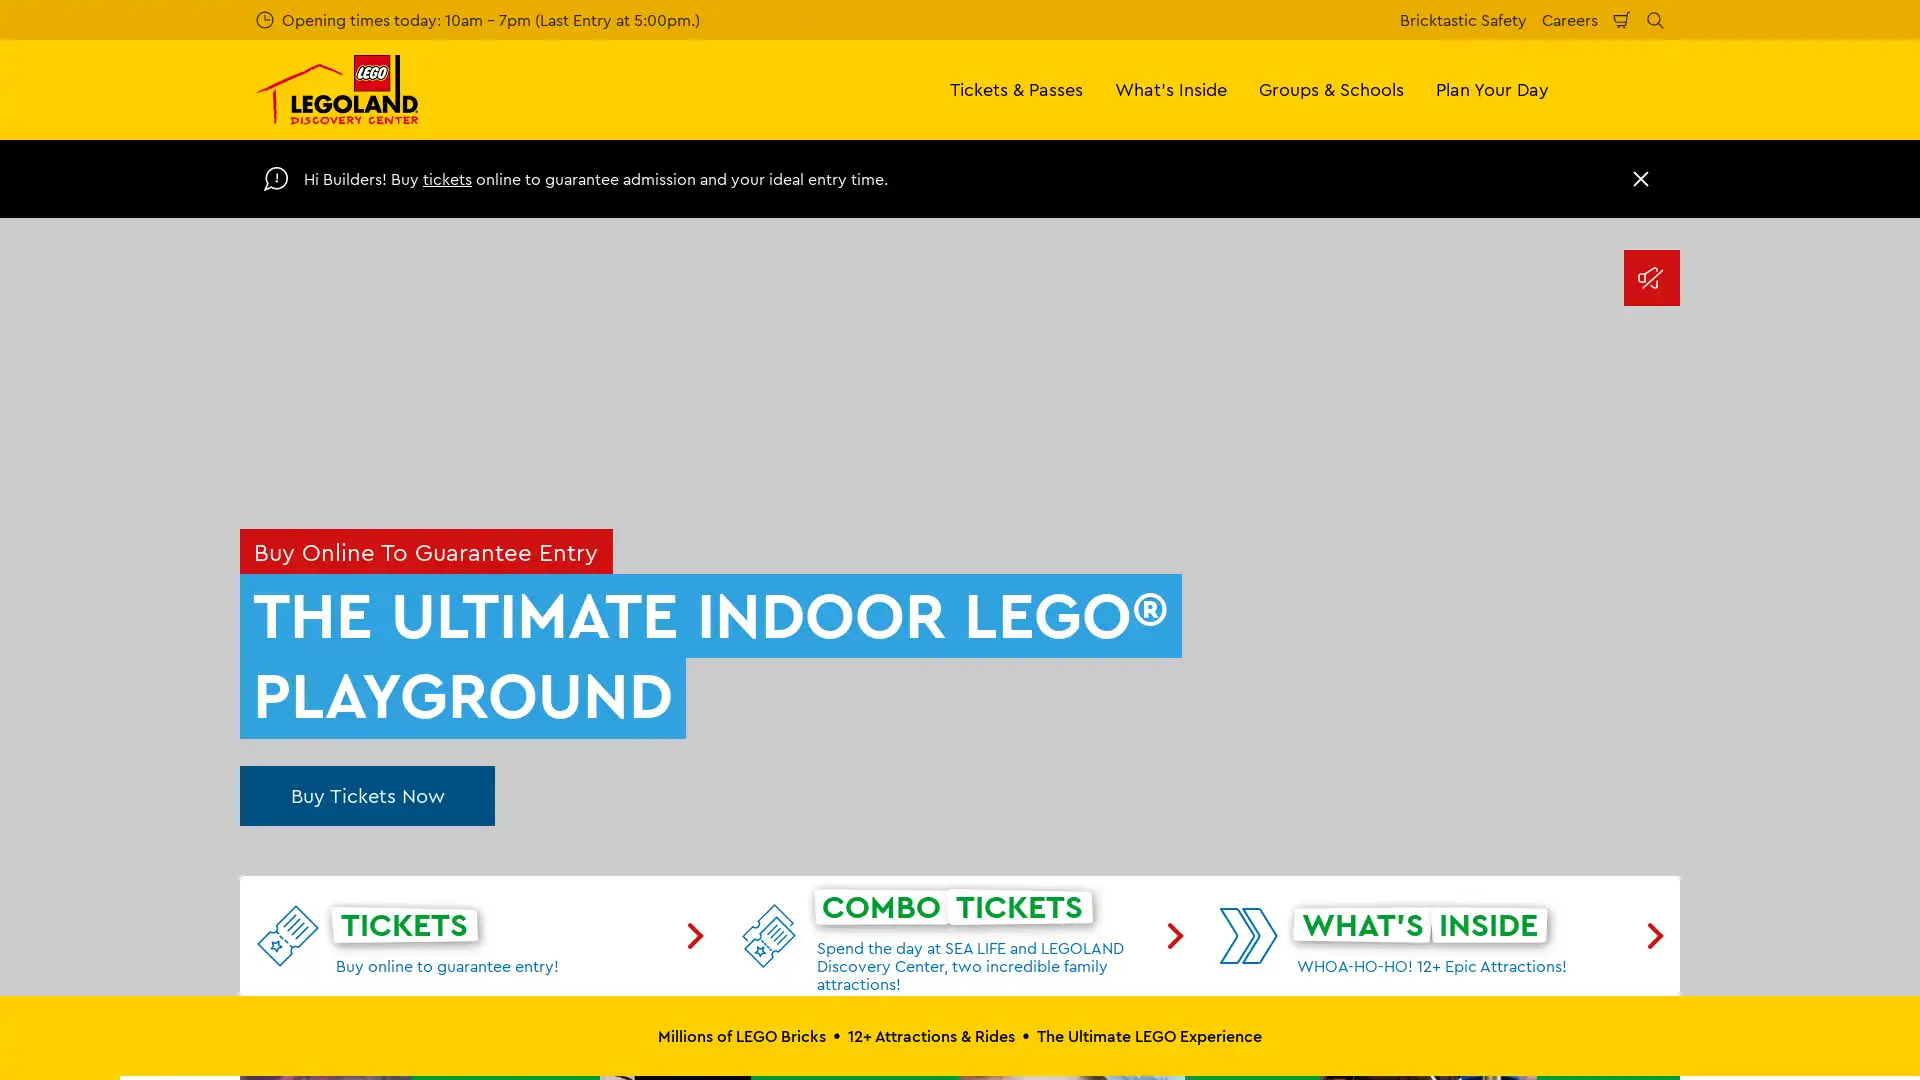 The image size is (1920, 1080). Describe the element at coordinates (1171, 88) in the screenshot. I see `What's Inside` at that location.